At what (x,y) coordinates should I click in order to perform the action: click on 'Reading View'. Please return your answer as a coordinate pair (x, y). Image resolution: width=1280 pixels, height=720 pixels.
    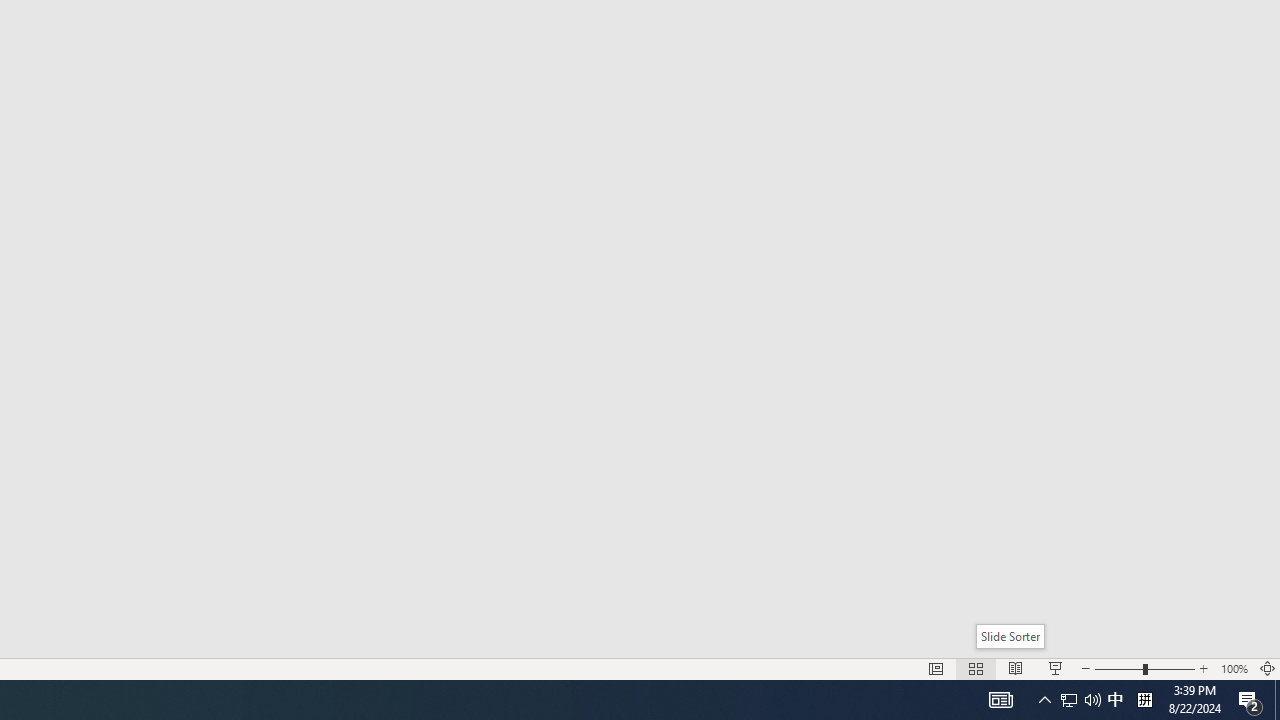
    Looking at the image, I should click on (1015, 669).